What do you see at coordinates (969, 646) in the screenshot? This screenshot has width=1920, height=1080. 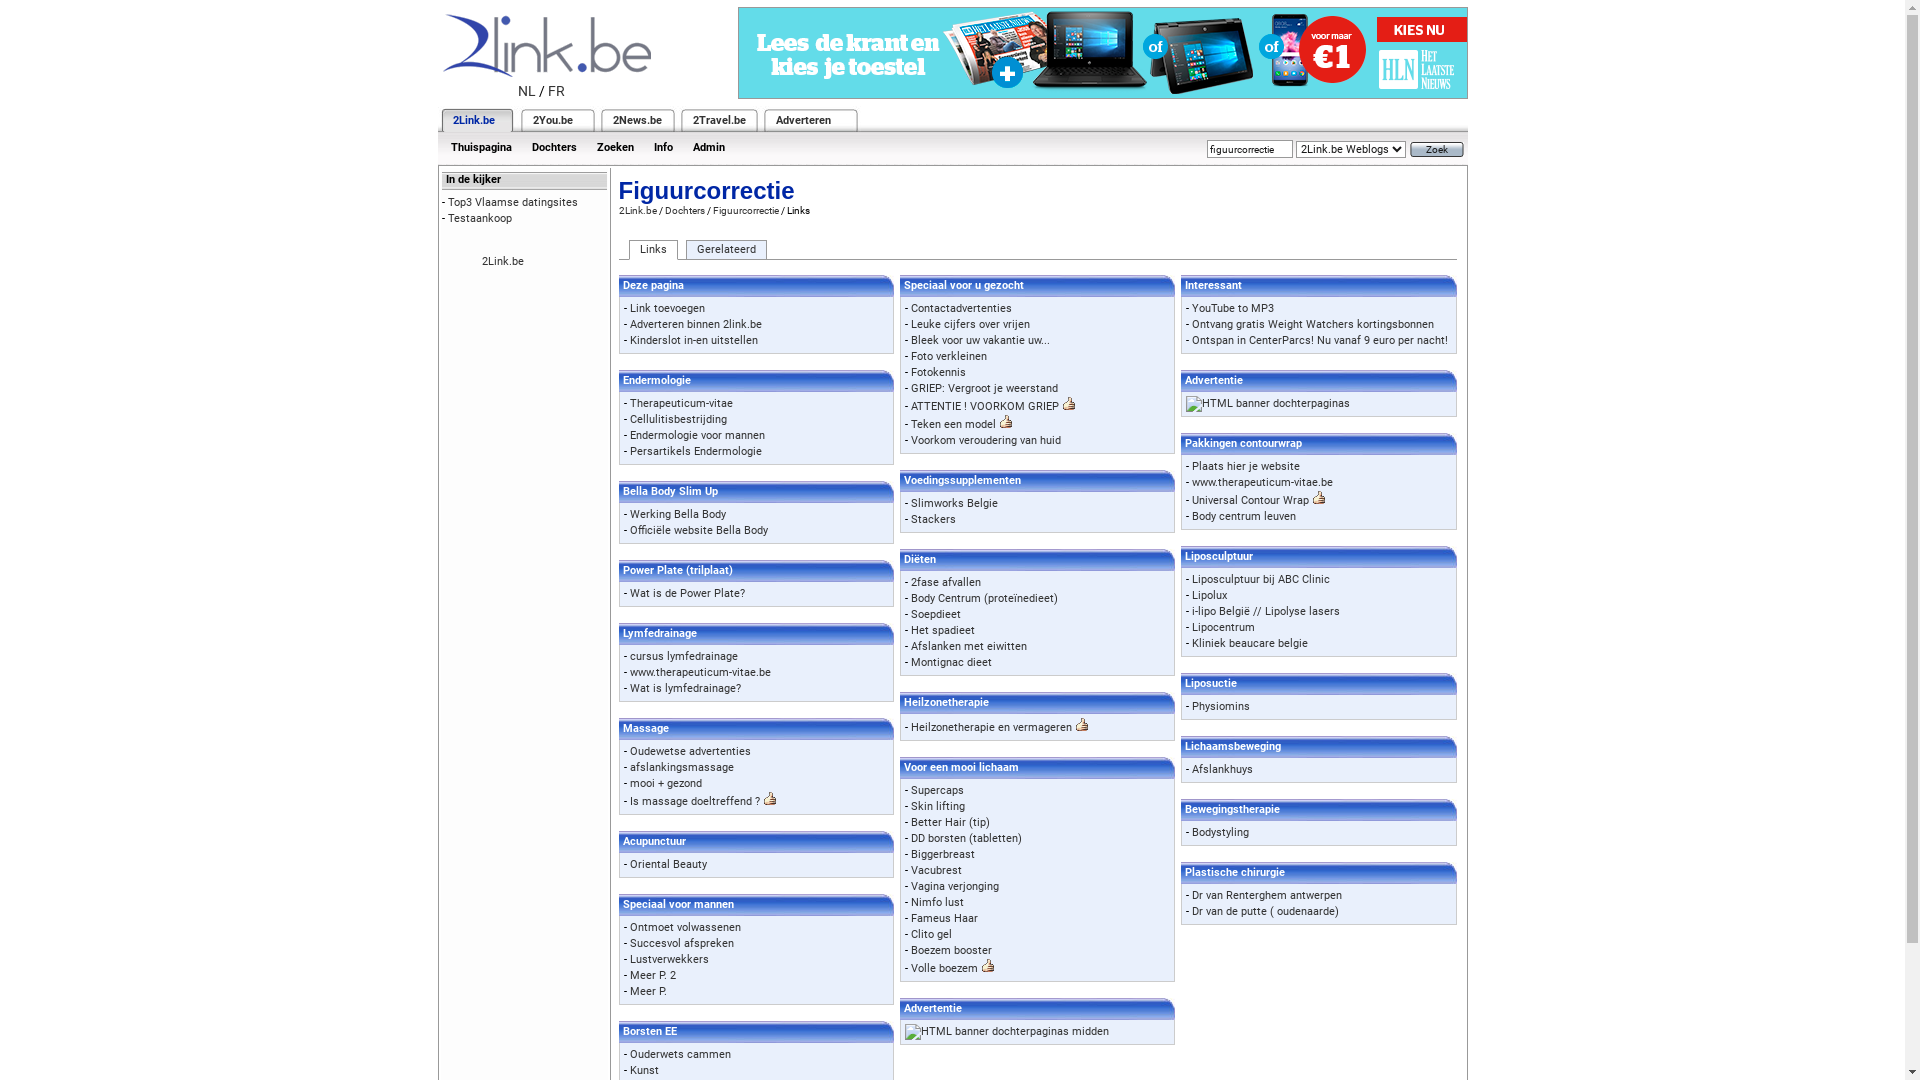 I see `'Afslanken met eiwitten'` at bounding box center [969, 646].